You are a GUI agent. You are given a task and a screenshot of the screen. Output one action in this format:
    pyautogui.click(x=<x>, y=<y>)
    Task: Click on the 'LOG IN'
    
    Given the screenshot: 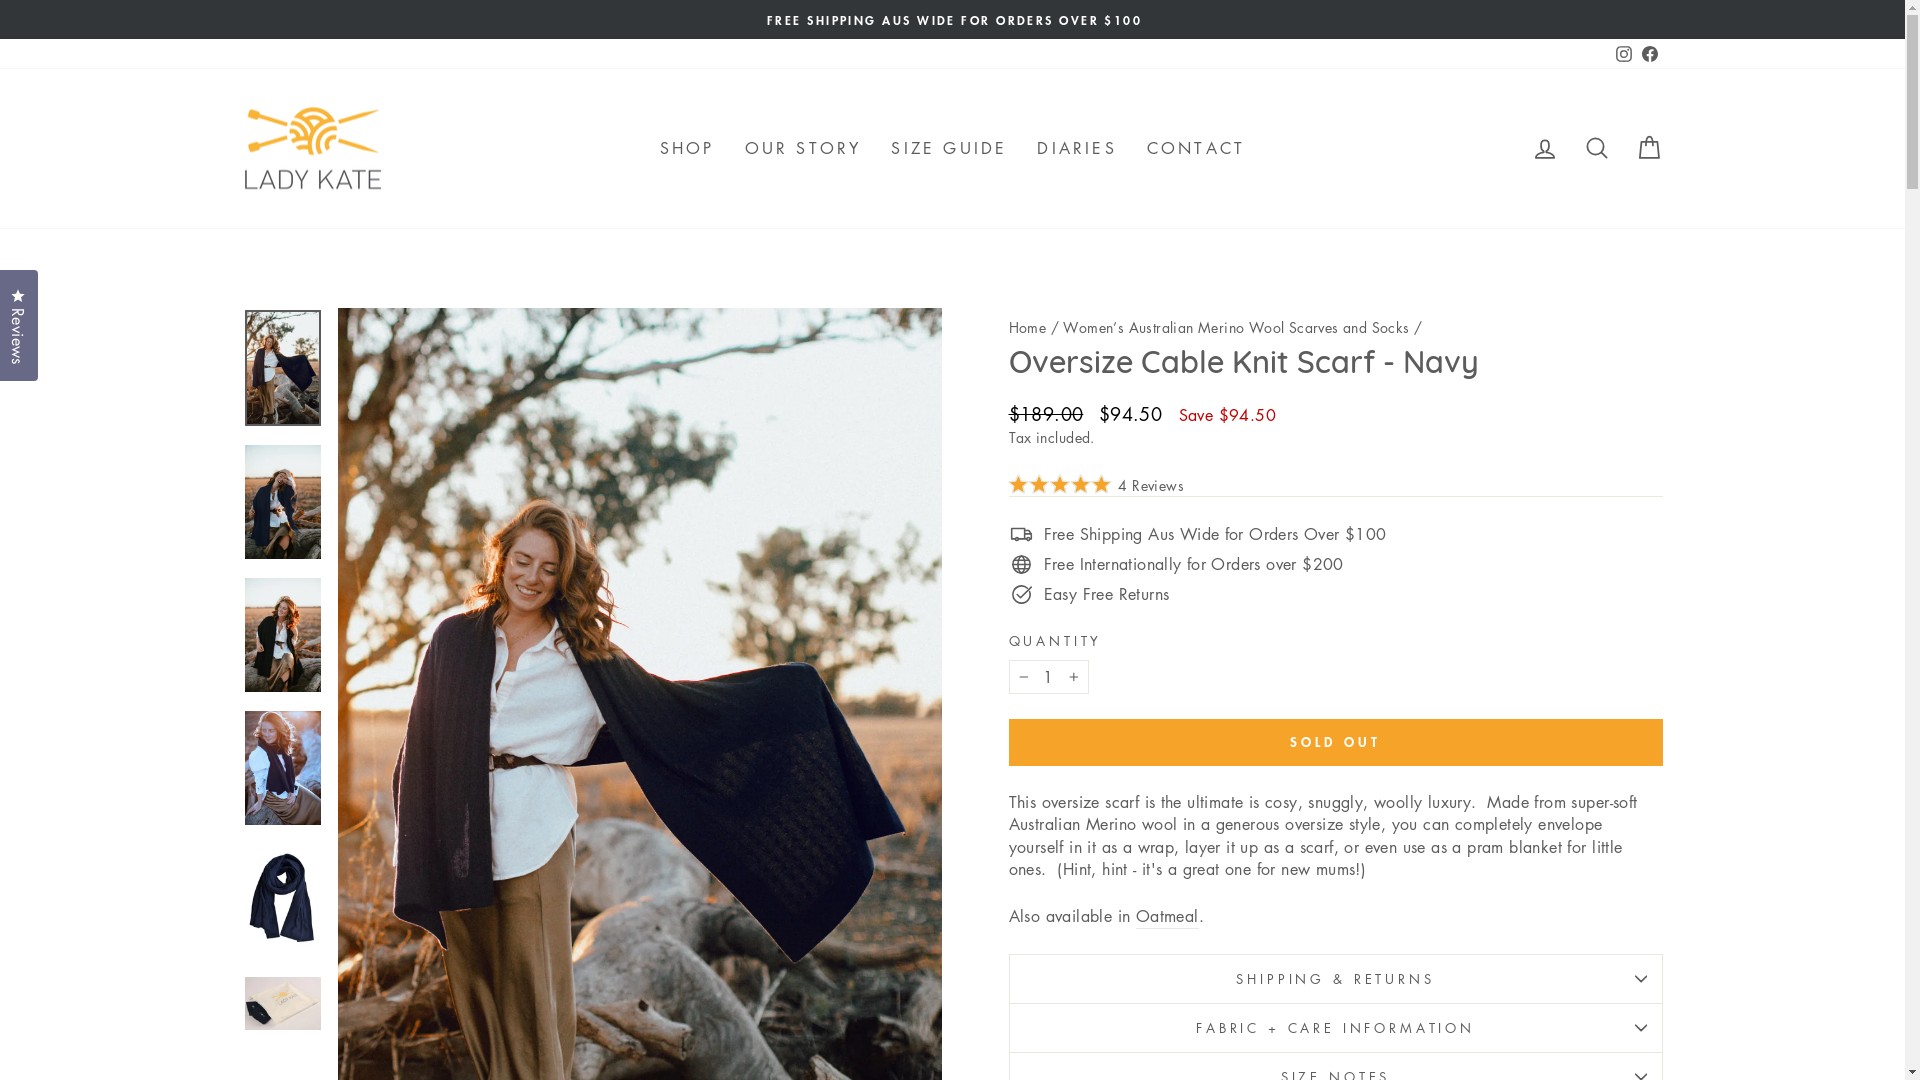 What is the action you would take?
    pyautogui.click(x=1543, y=147)
    